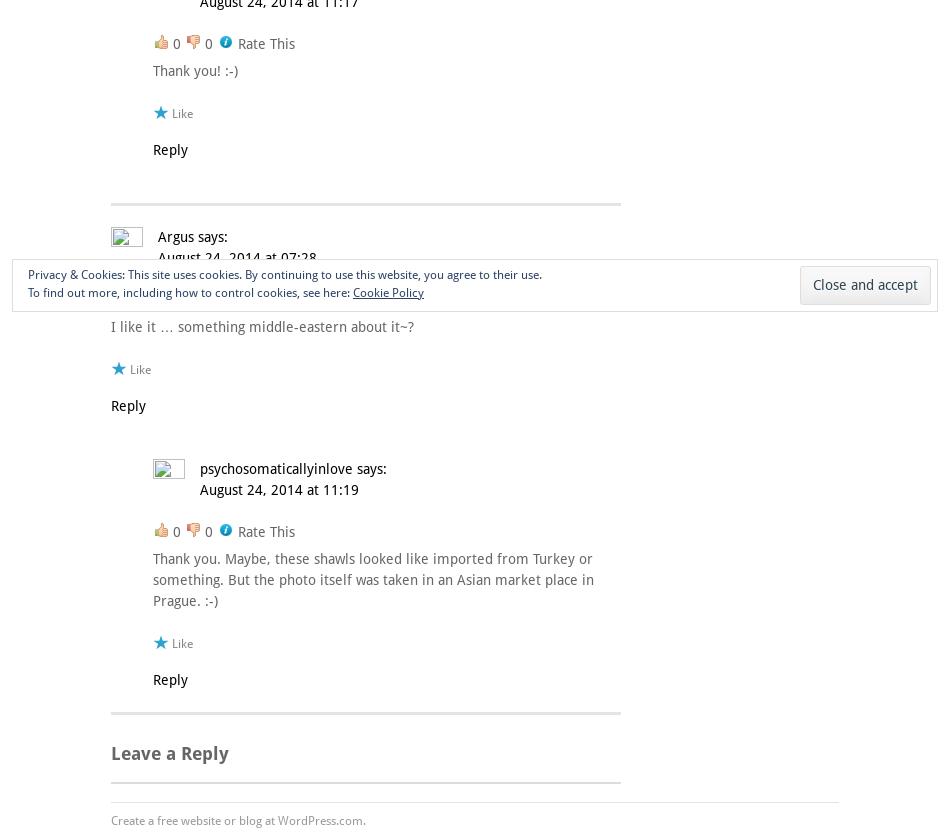  I want to click on 'I like it … something middle-eastern about it~?', so click(261, 324).